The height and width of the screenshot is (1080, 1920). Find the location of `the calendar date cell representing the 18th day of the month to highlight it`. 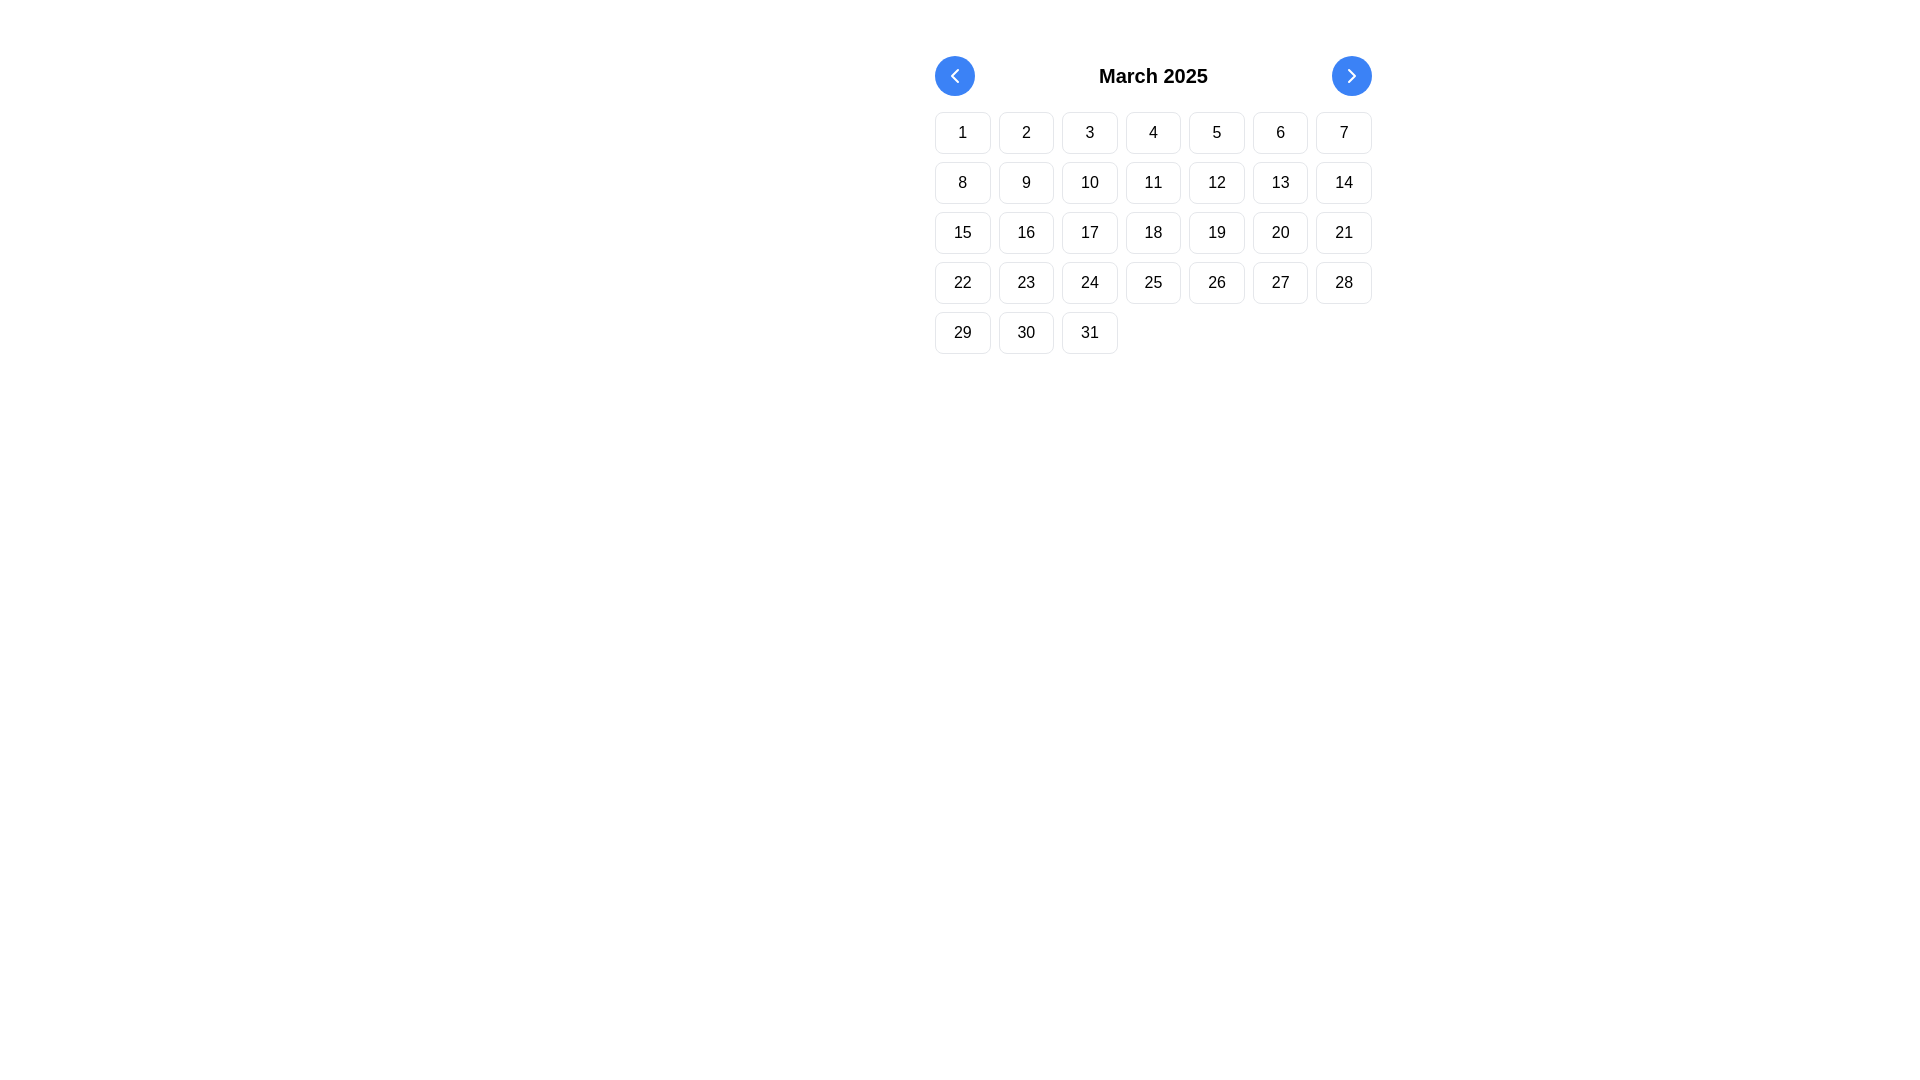

the calendar date cell representing the 18th day of the month to highlight it is located at coordinates (1153, 231).